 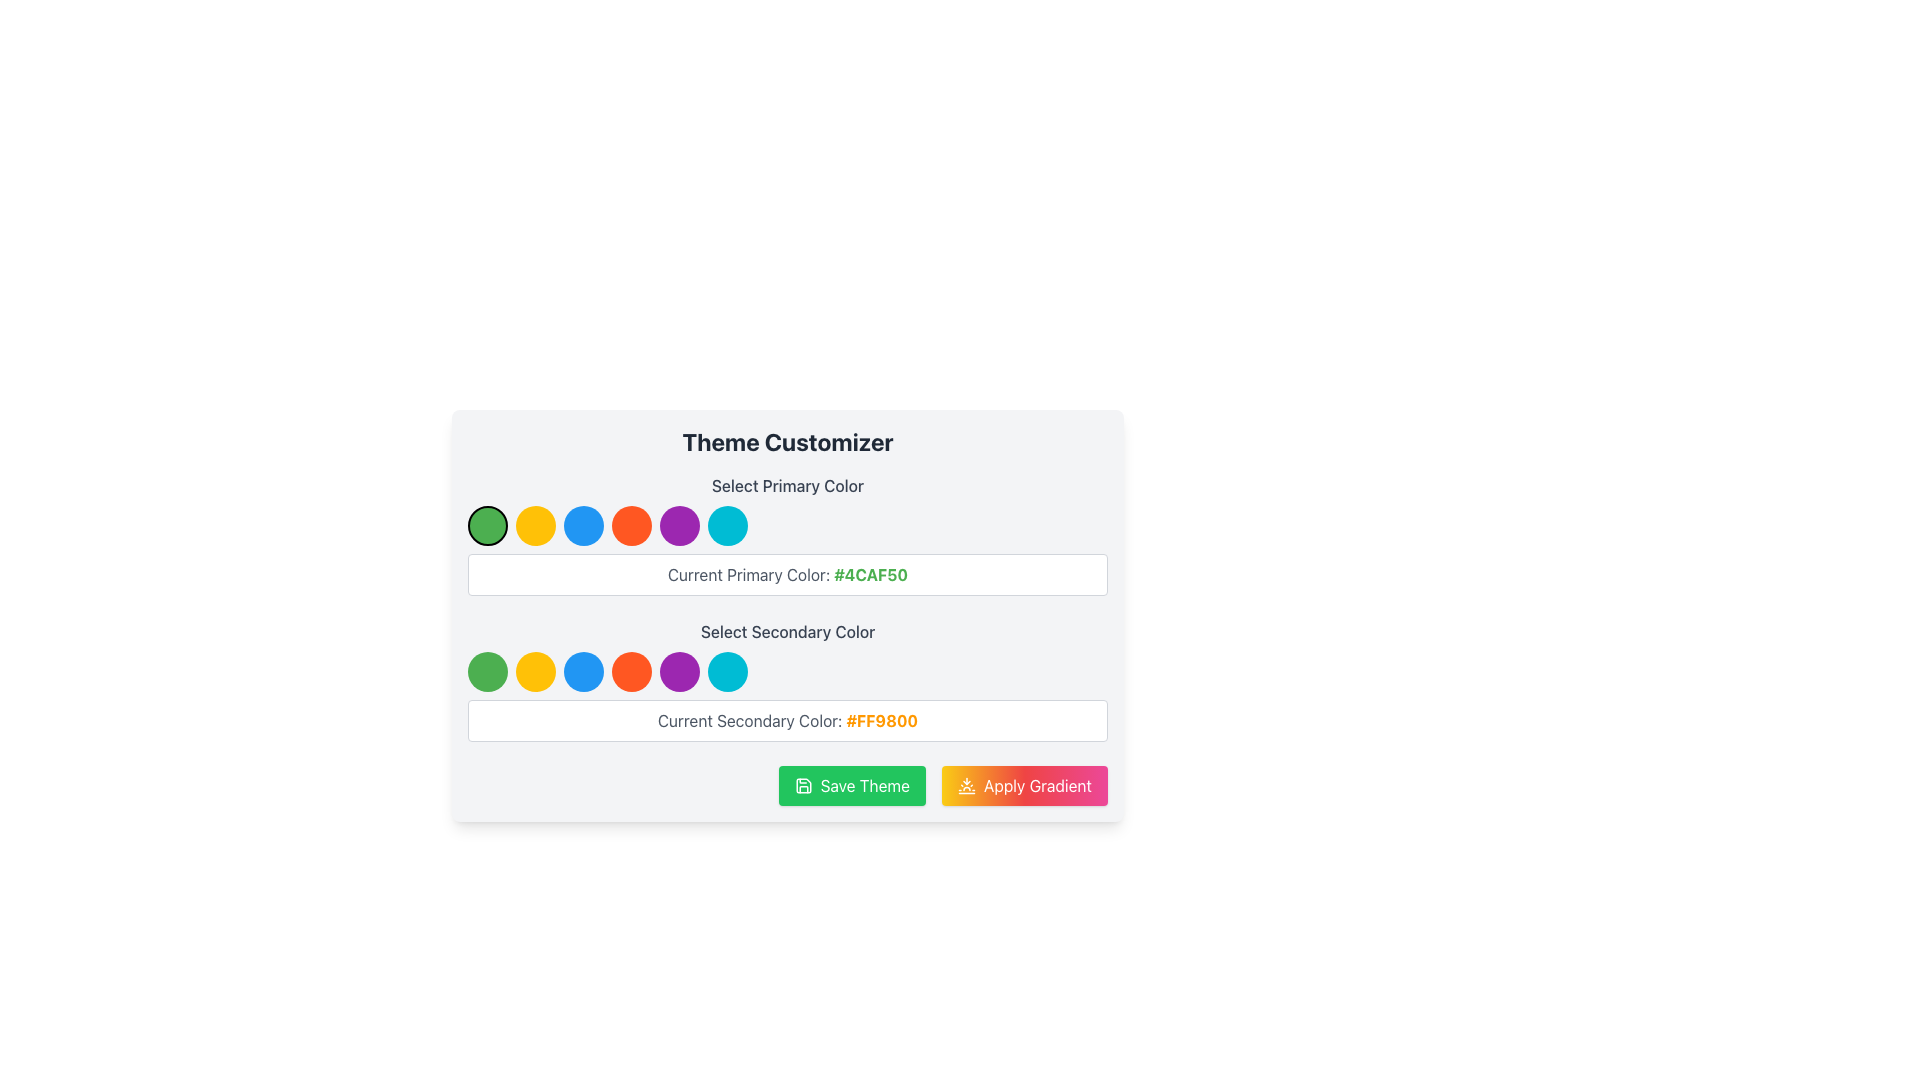 What do you see at coordinates (803, 785) in the screenshot?
I see `the save action icon located to the left of the 'Save Theme' button in the bottom-left section of the 'Theme Customizer' card` at bounding box center [803, 785].